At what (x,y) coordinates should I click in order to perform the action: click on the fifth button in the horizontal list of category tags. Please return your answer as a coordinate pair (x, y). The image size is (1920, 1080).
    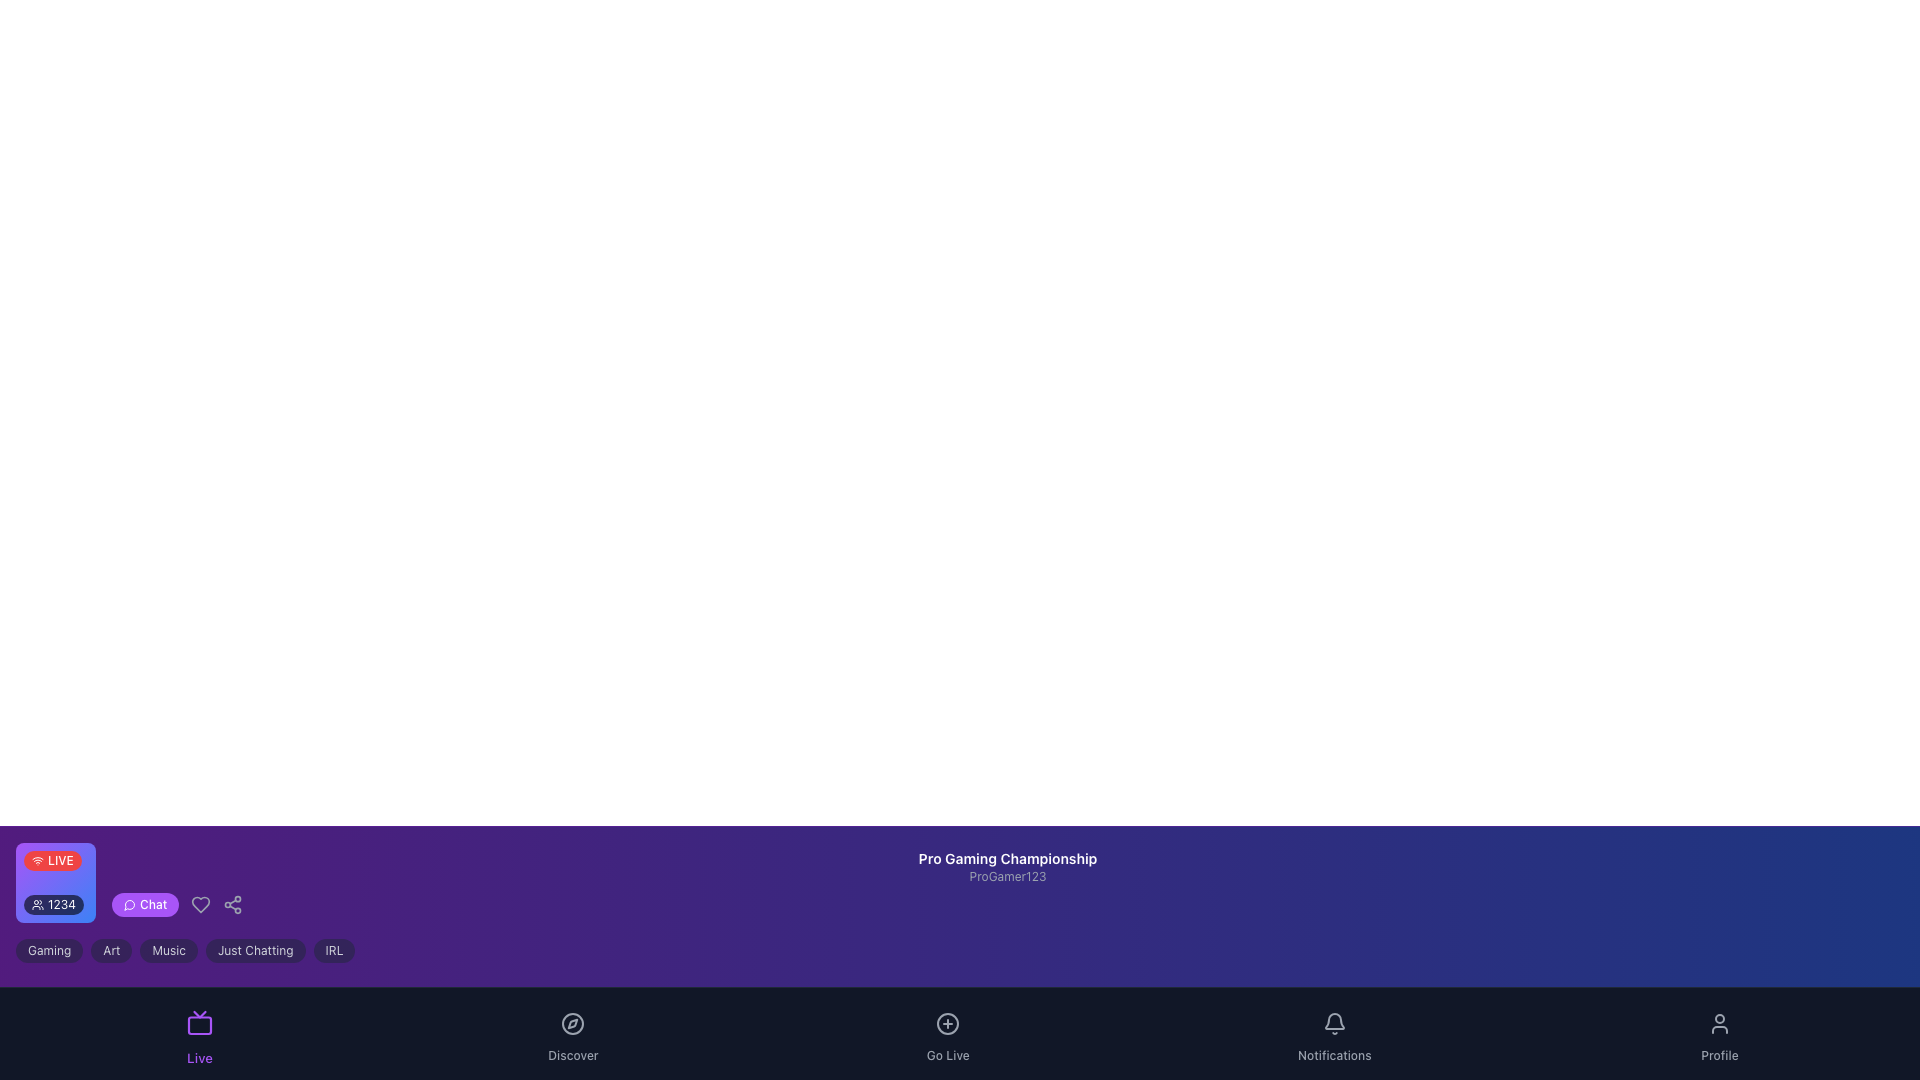
    Looking at the image, I should click on (334, 950).